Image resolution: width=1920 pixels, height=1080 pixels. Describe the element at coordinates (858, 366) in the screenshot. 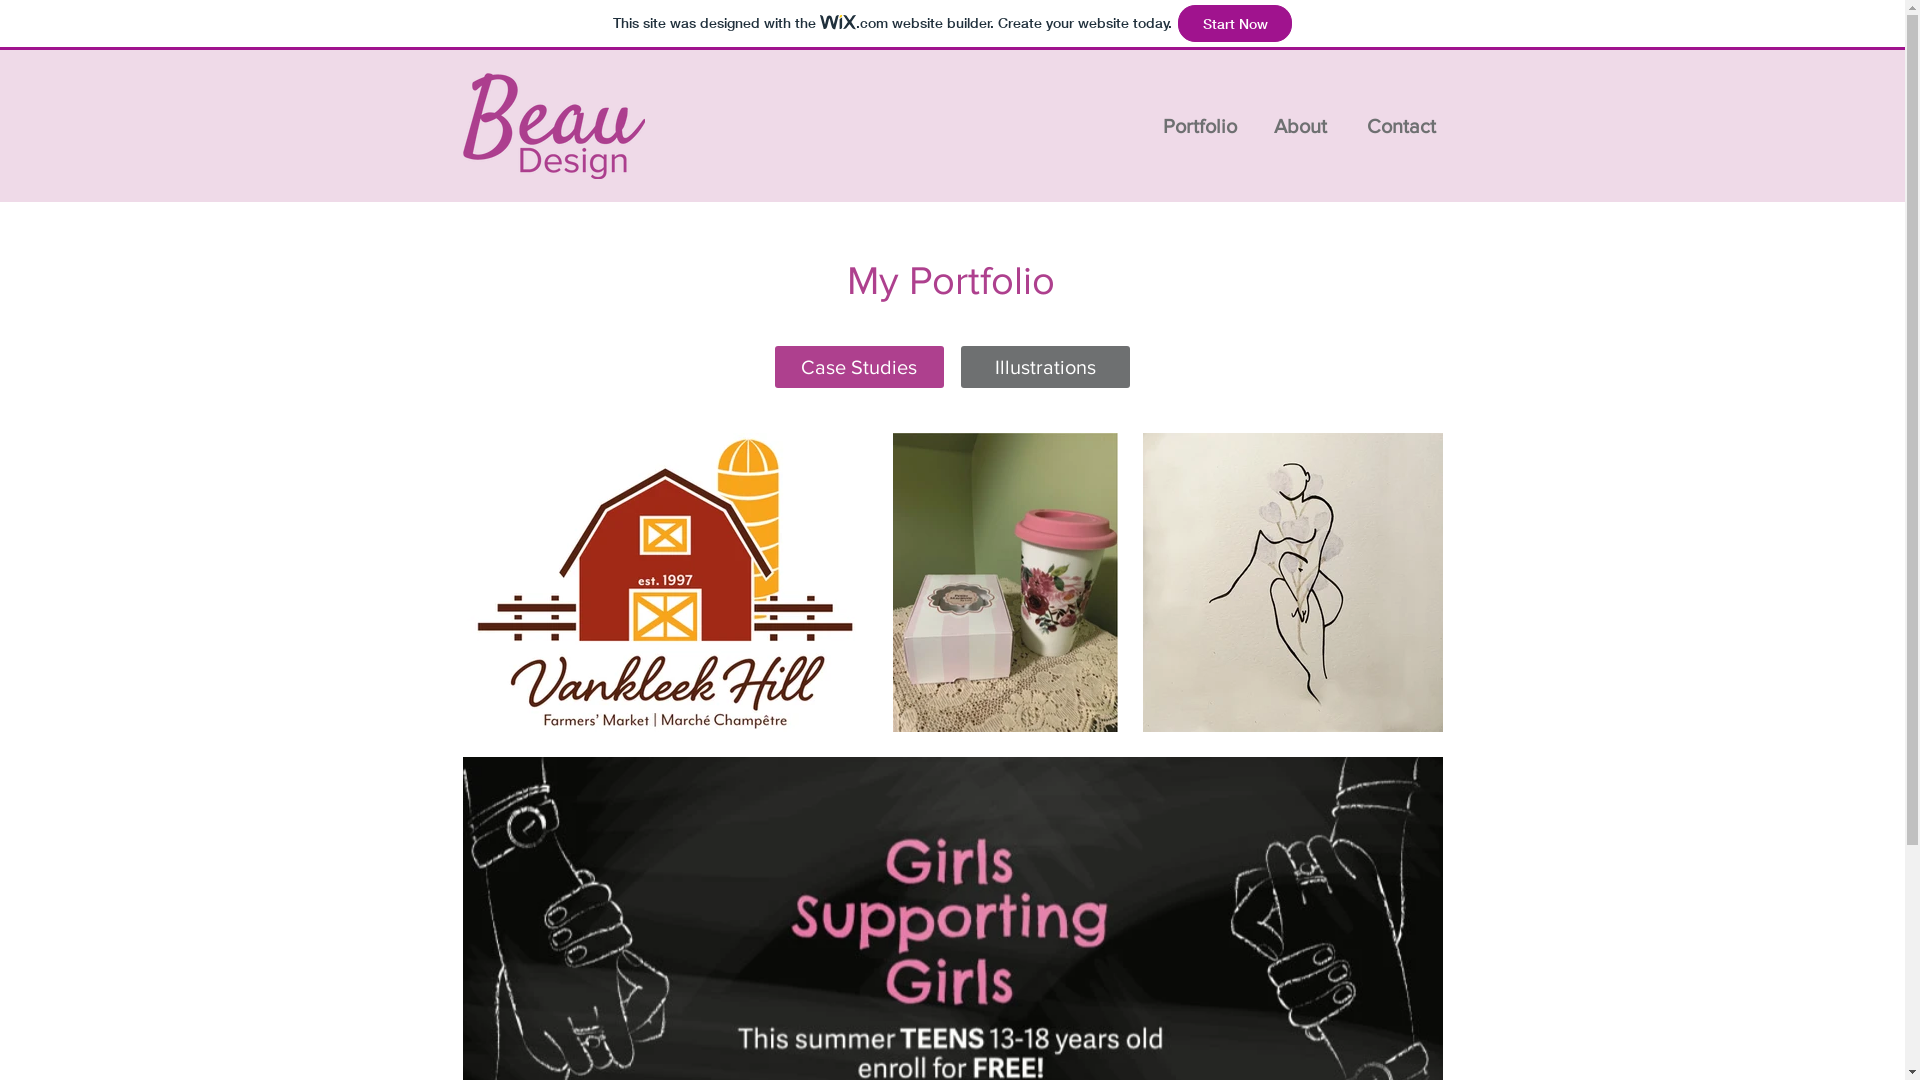

I see `'Case Studies'` at that location.